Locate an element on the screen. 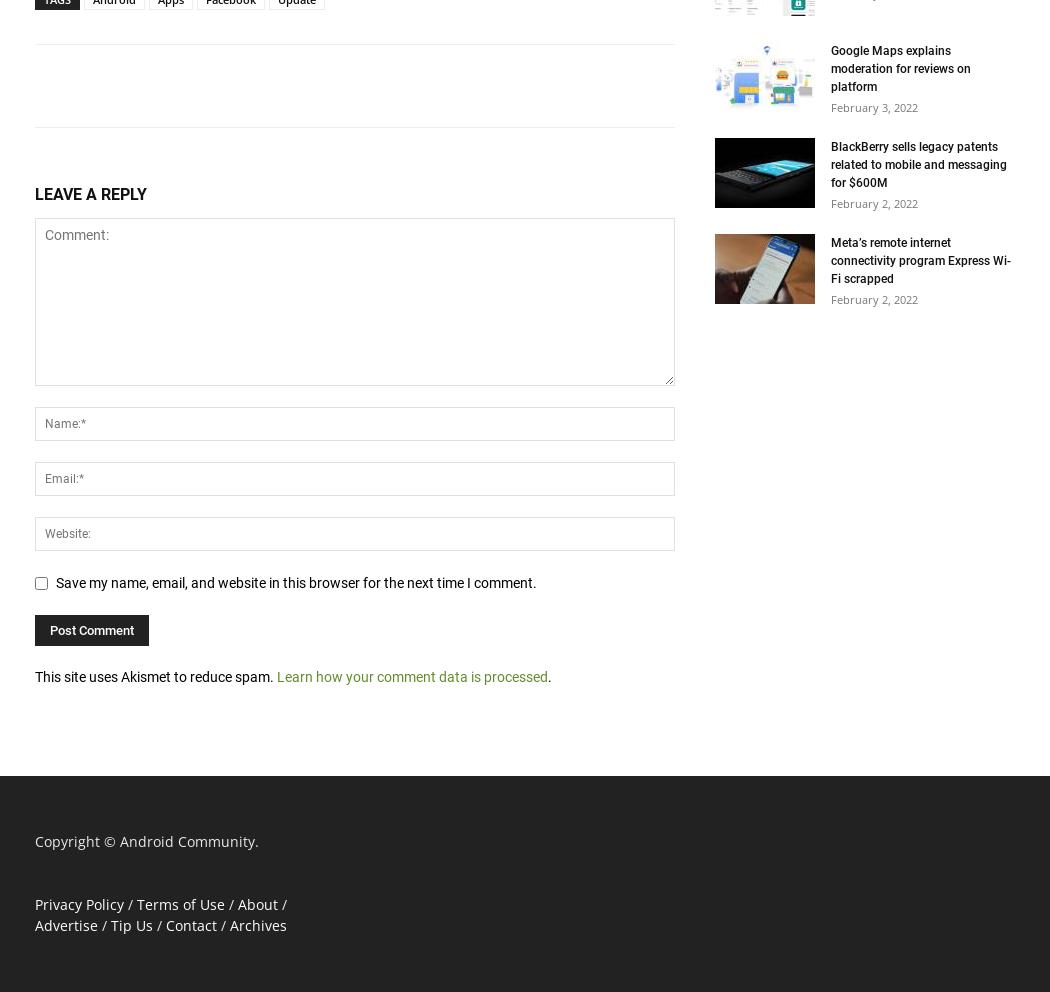 The width and height of the screenshot is (1050, 992). 'Save my name, email, and website in this browser for the next time I comment.' is located at coordinates (295, 581).